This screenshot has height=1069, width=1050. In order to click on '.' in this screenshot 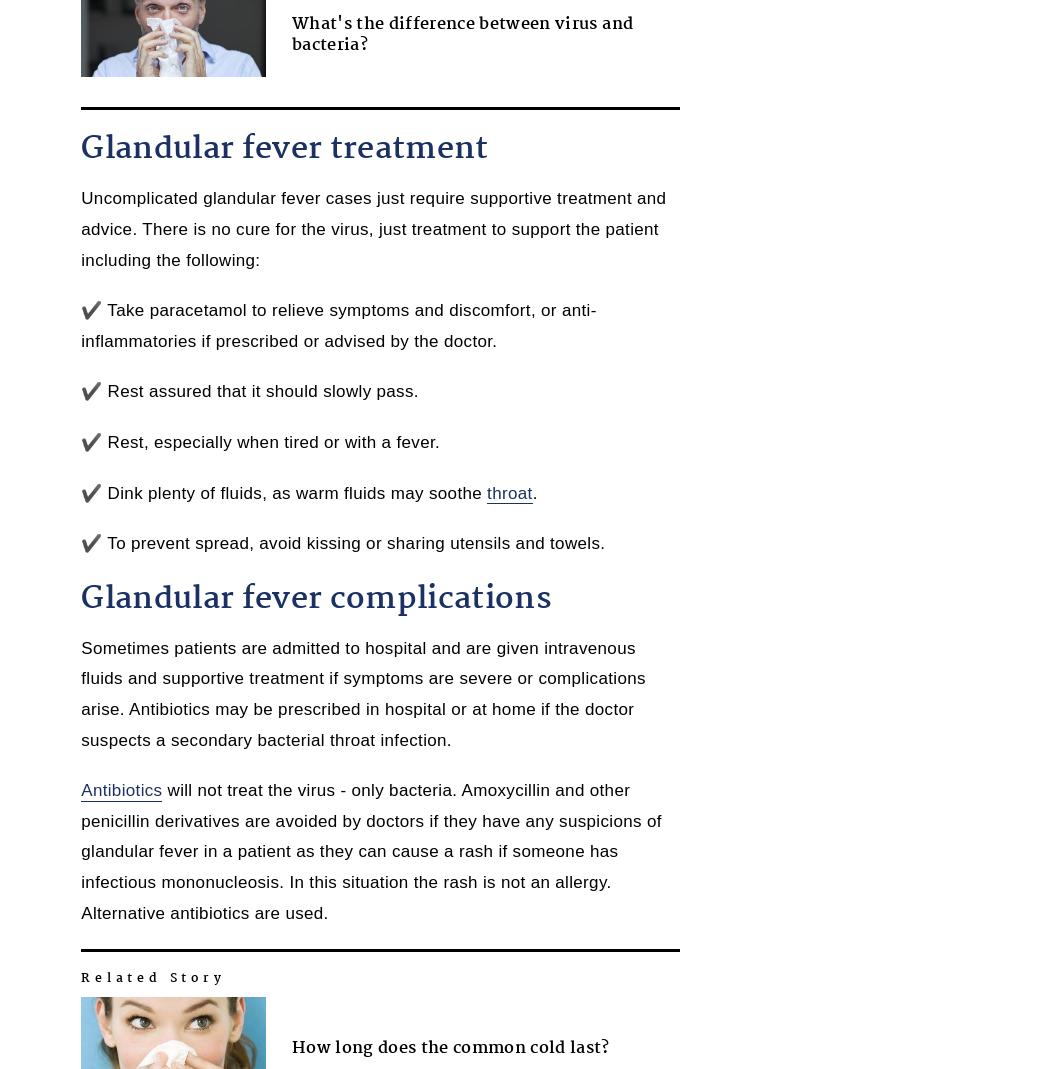, I will do `click(534, 491)`.